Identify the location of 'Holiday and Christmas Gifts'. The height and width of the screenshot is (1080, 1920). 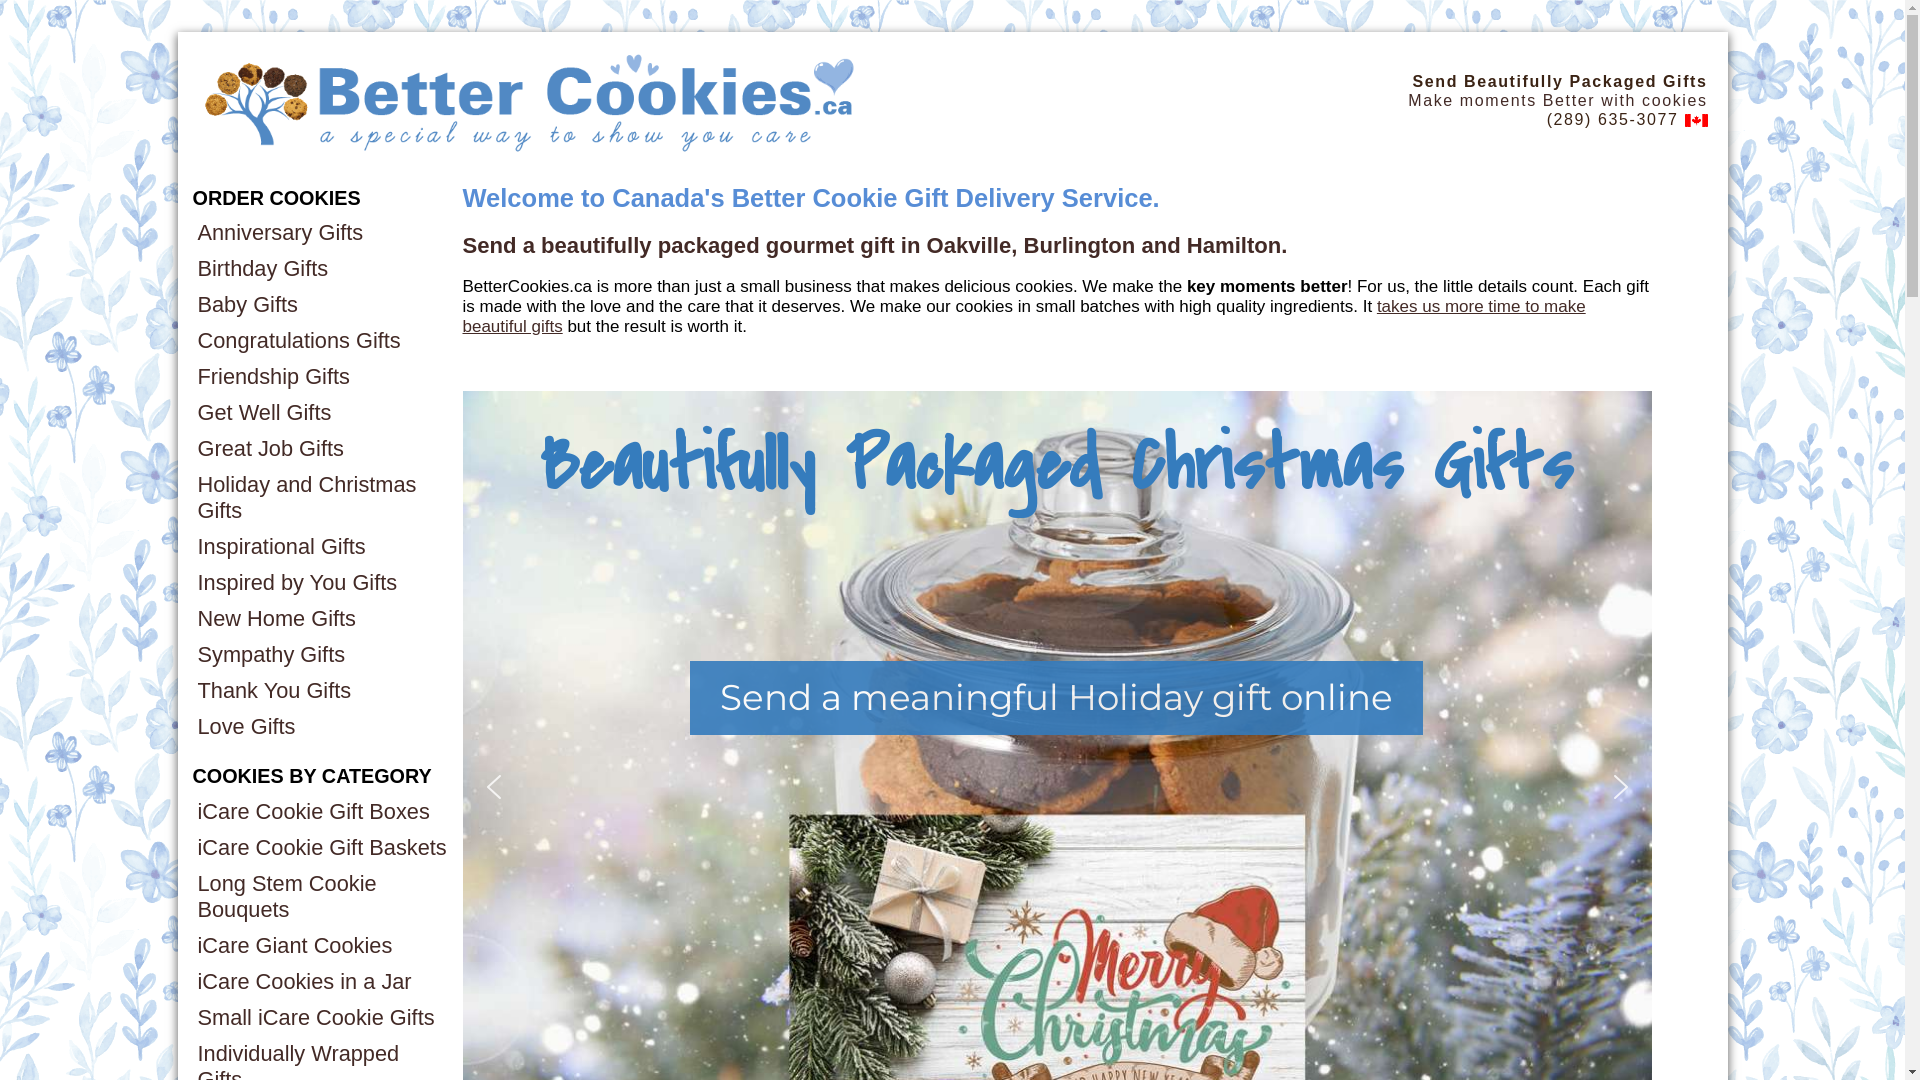
(321, 496).